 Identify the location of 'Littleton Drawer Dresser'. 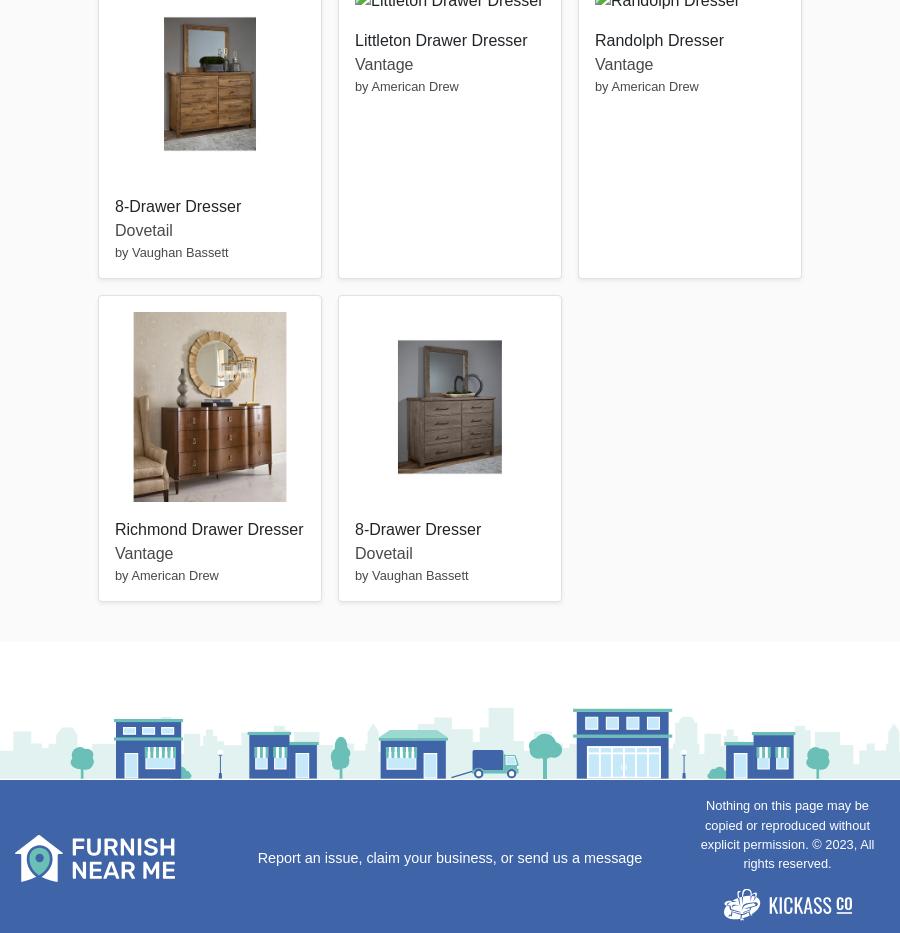
(441, 38).